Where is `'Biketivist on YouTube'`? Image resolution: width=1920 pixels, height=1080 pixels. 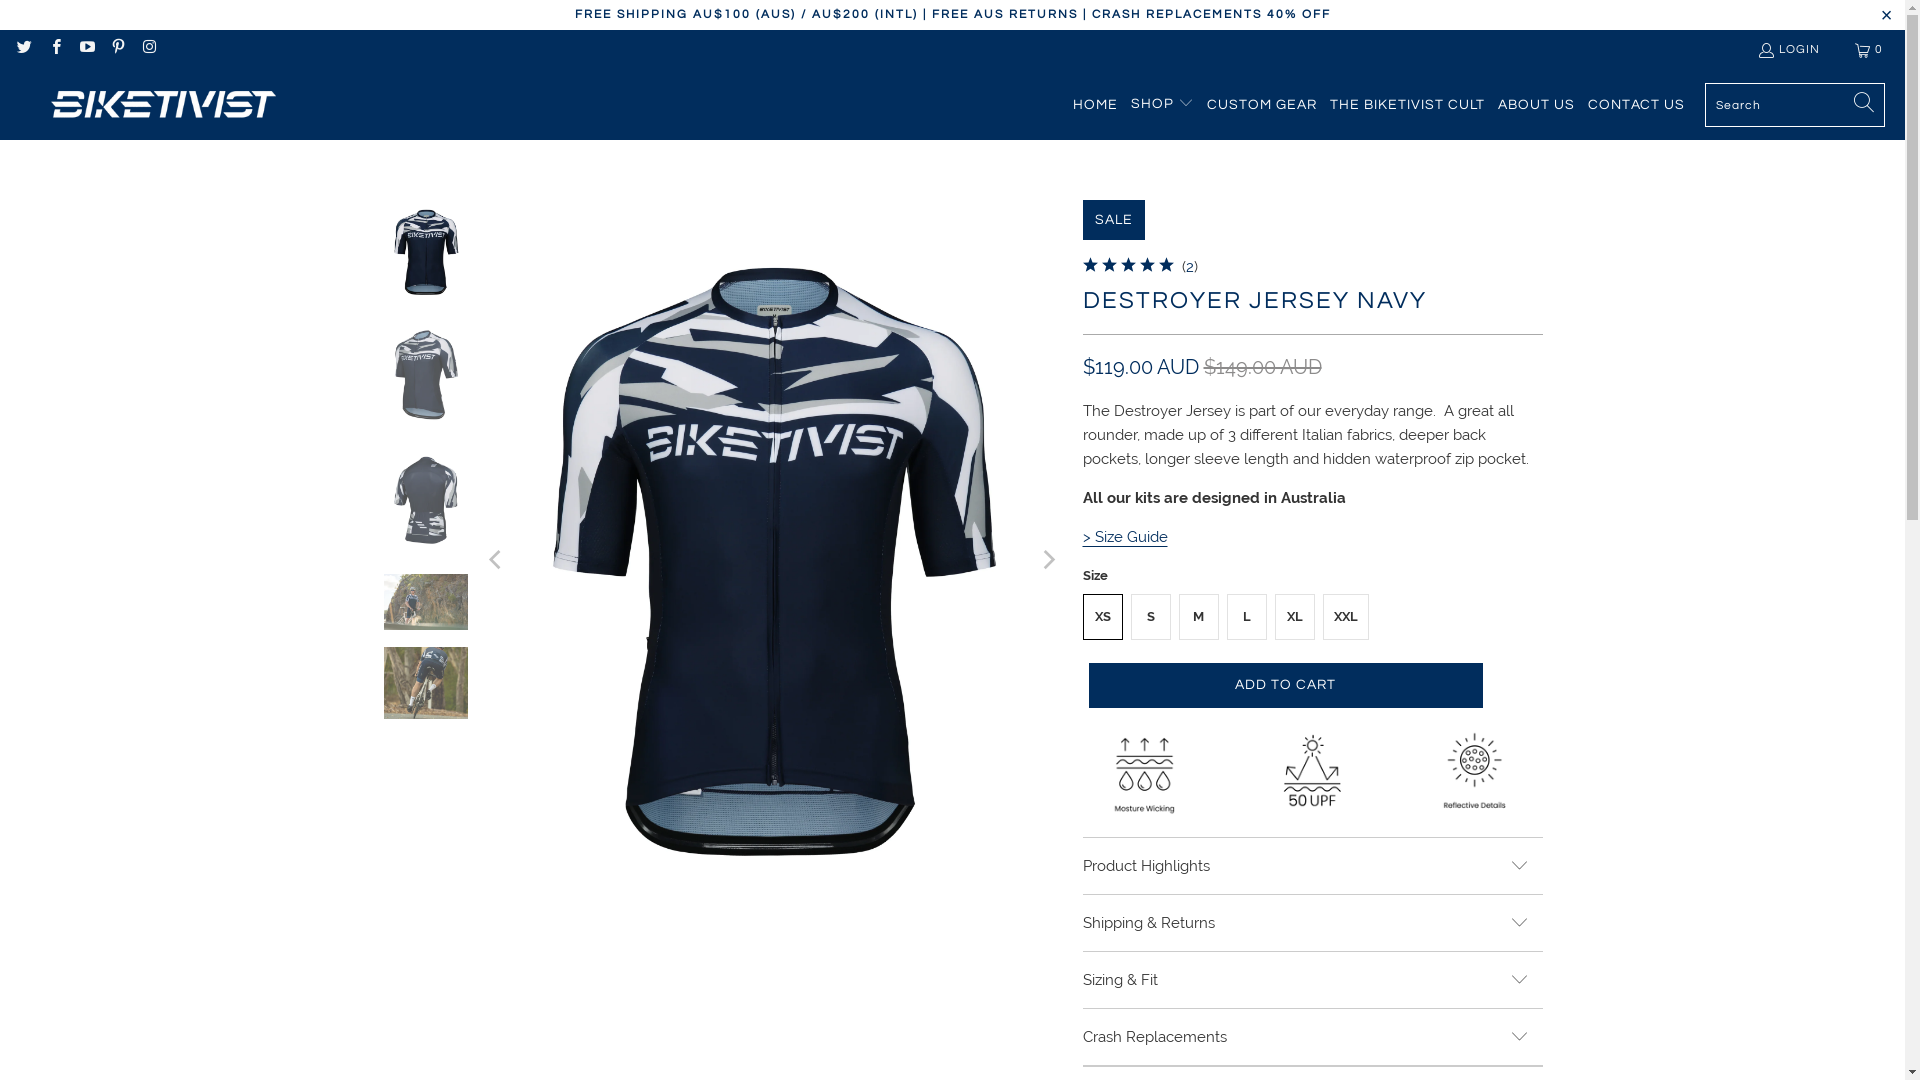 'Biketivist on YouTube' is located at coordinates (85, 48).